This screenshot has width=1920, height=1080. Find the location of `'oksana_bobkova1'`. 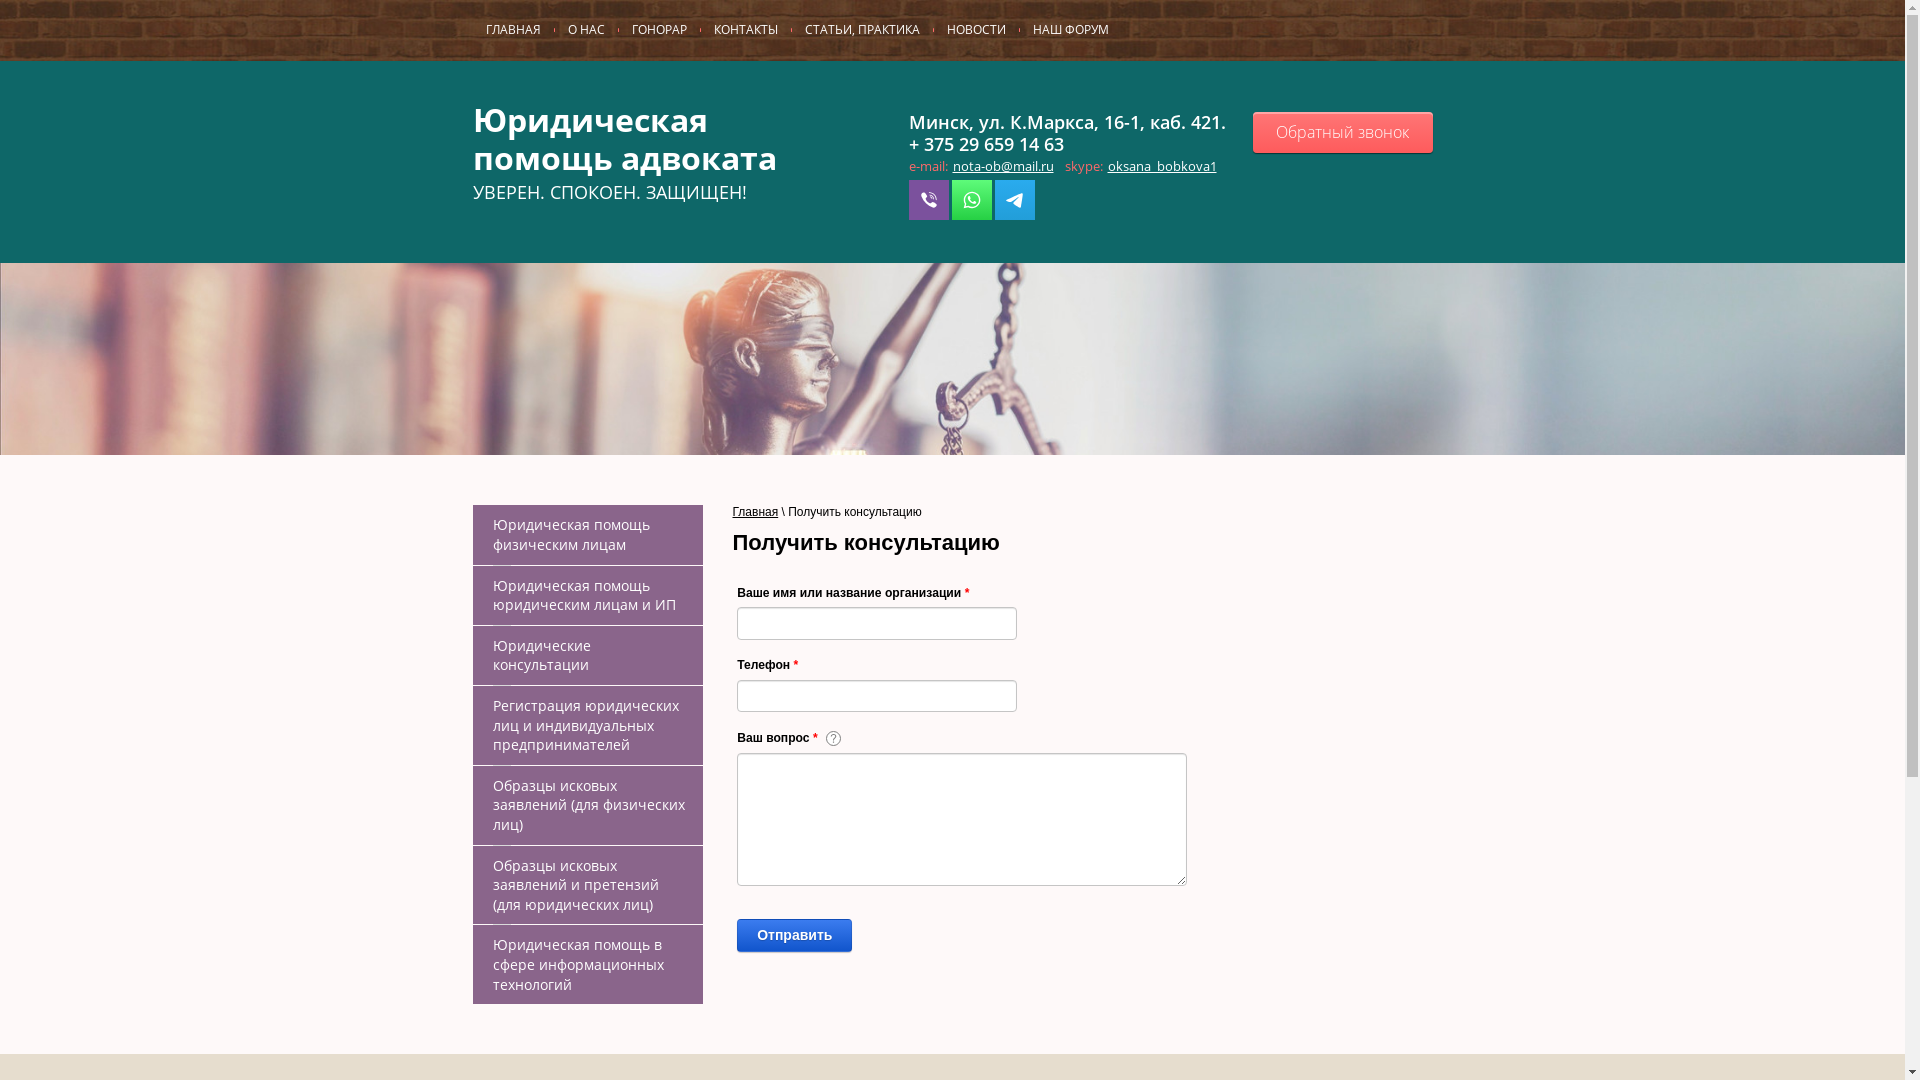

'oksana_bobkova1' is located at coordinates (1162, 164).